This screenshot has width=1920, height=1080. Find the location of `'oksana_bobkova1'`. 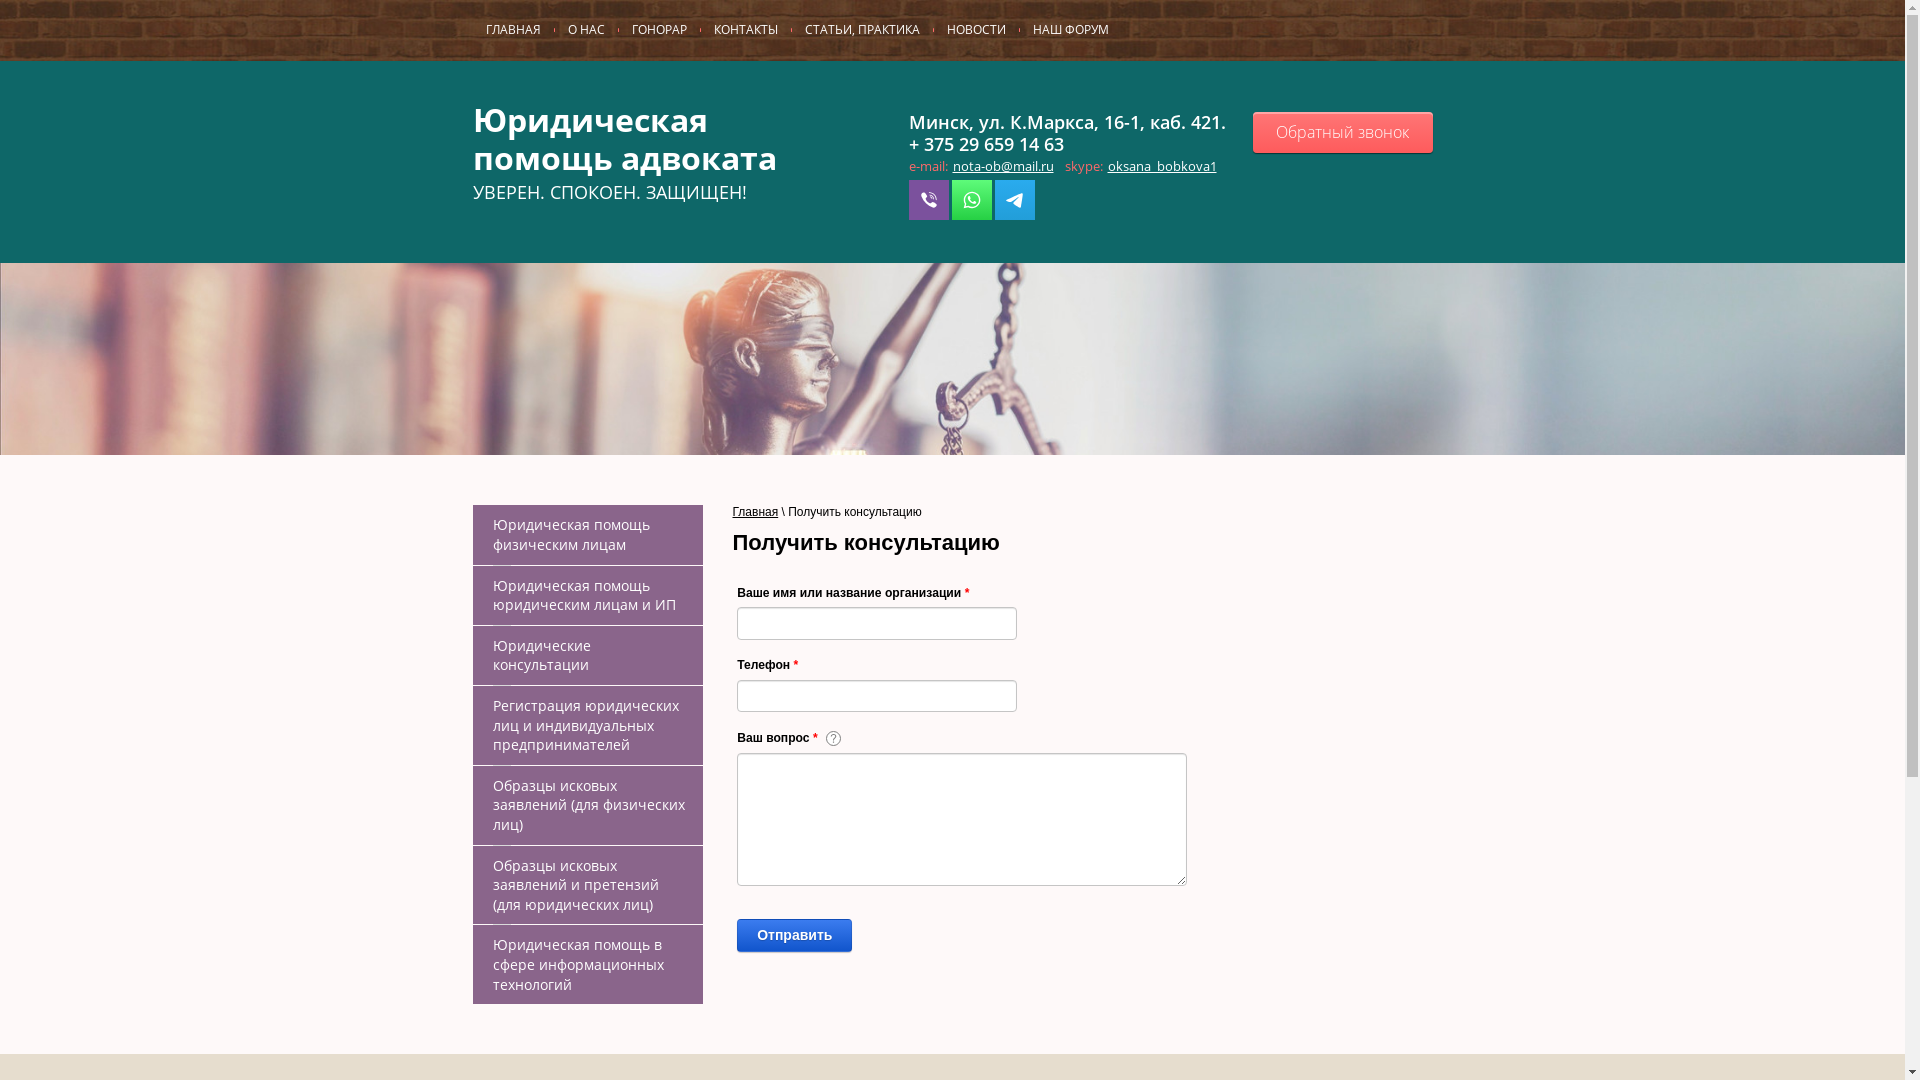

'oksana_bobkova1' is located at coordinates (1162, 164).